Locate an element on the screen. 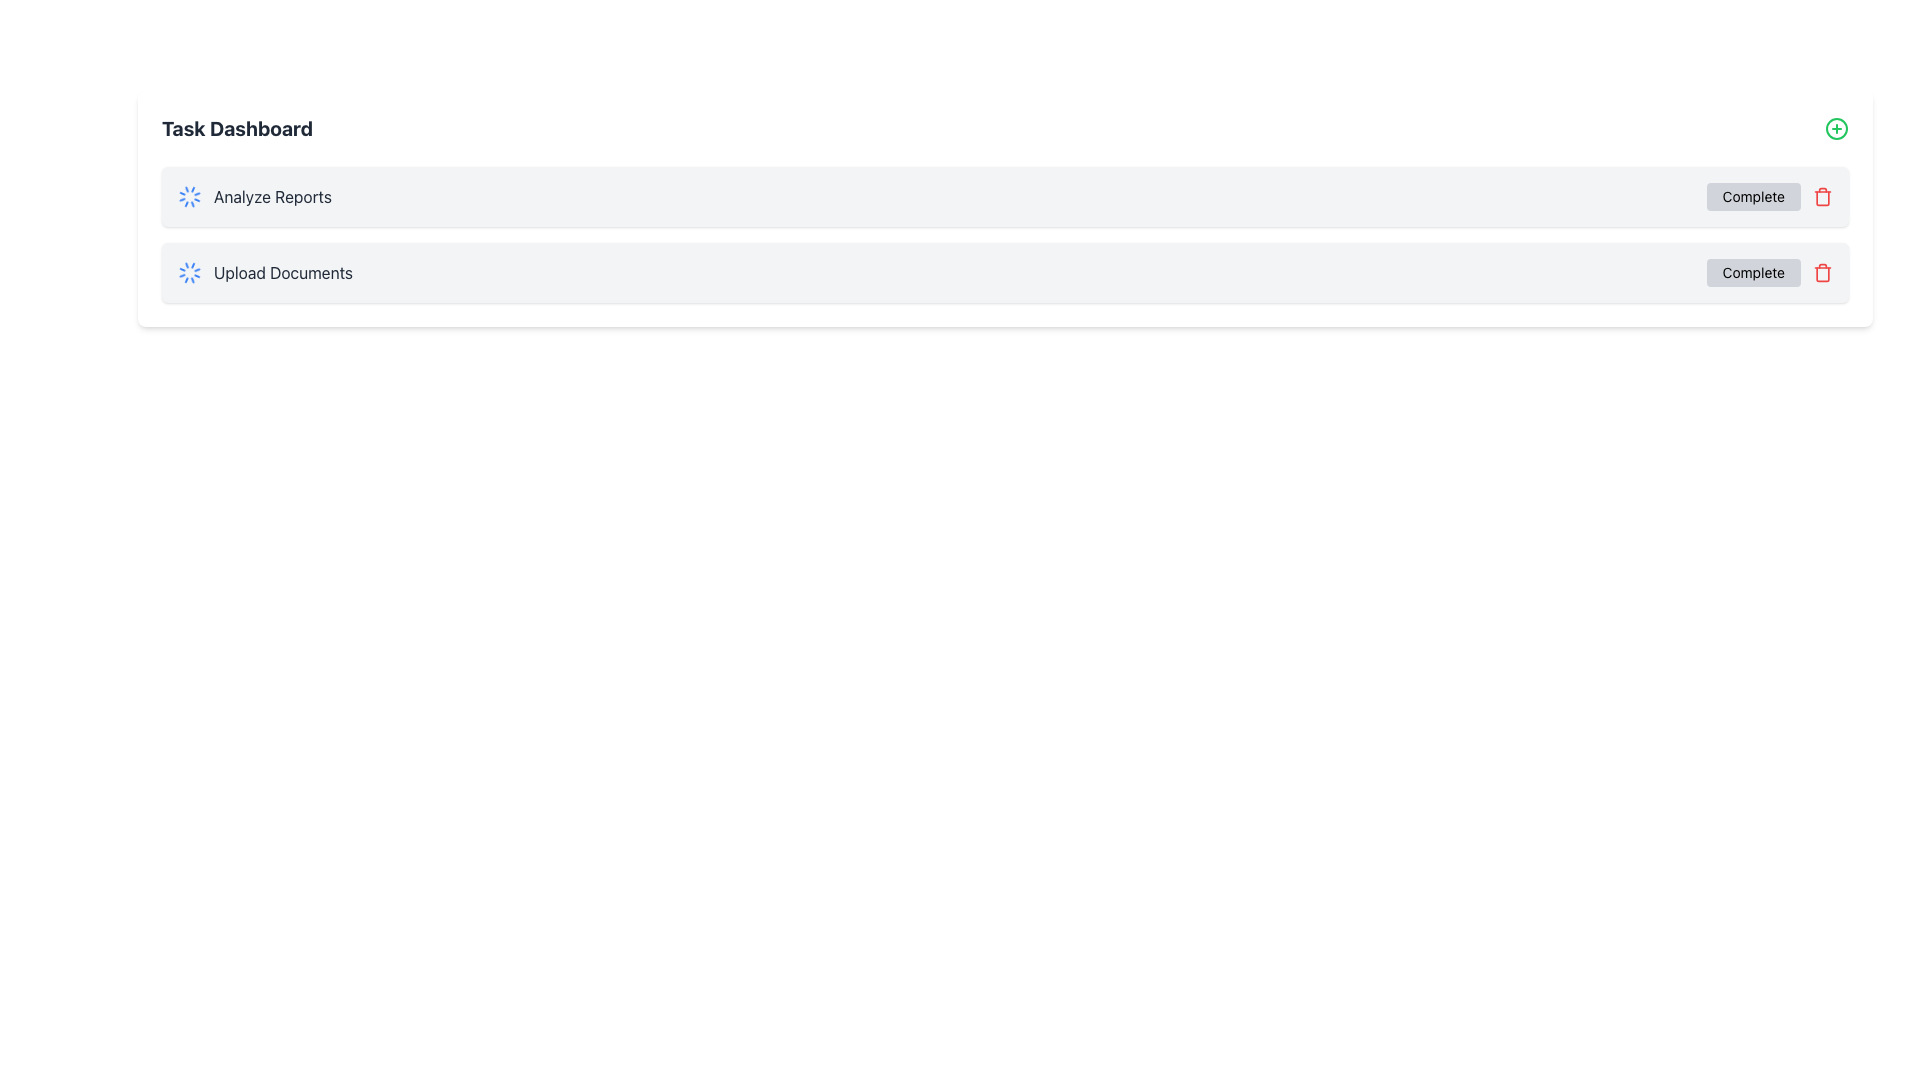 The image size is (1920, 1080). the 'plus' action button located on the far right side of the header section of the 'Task Dashboard' is located at coordinates (1837, 128).